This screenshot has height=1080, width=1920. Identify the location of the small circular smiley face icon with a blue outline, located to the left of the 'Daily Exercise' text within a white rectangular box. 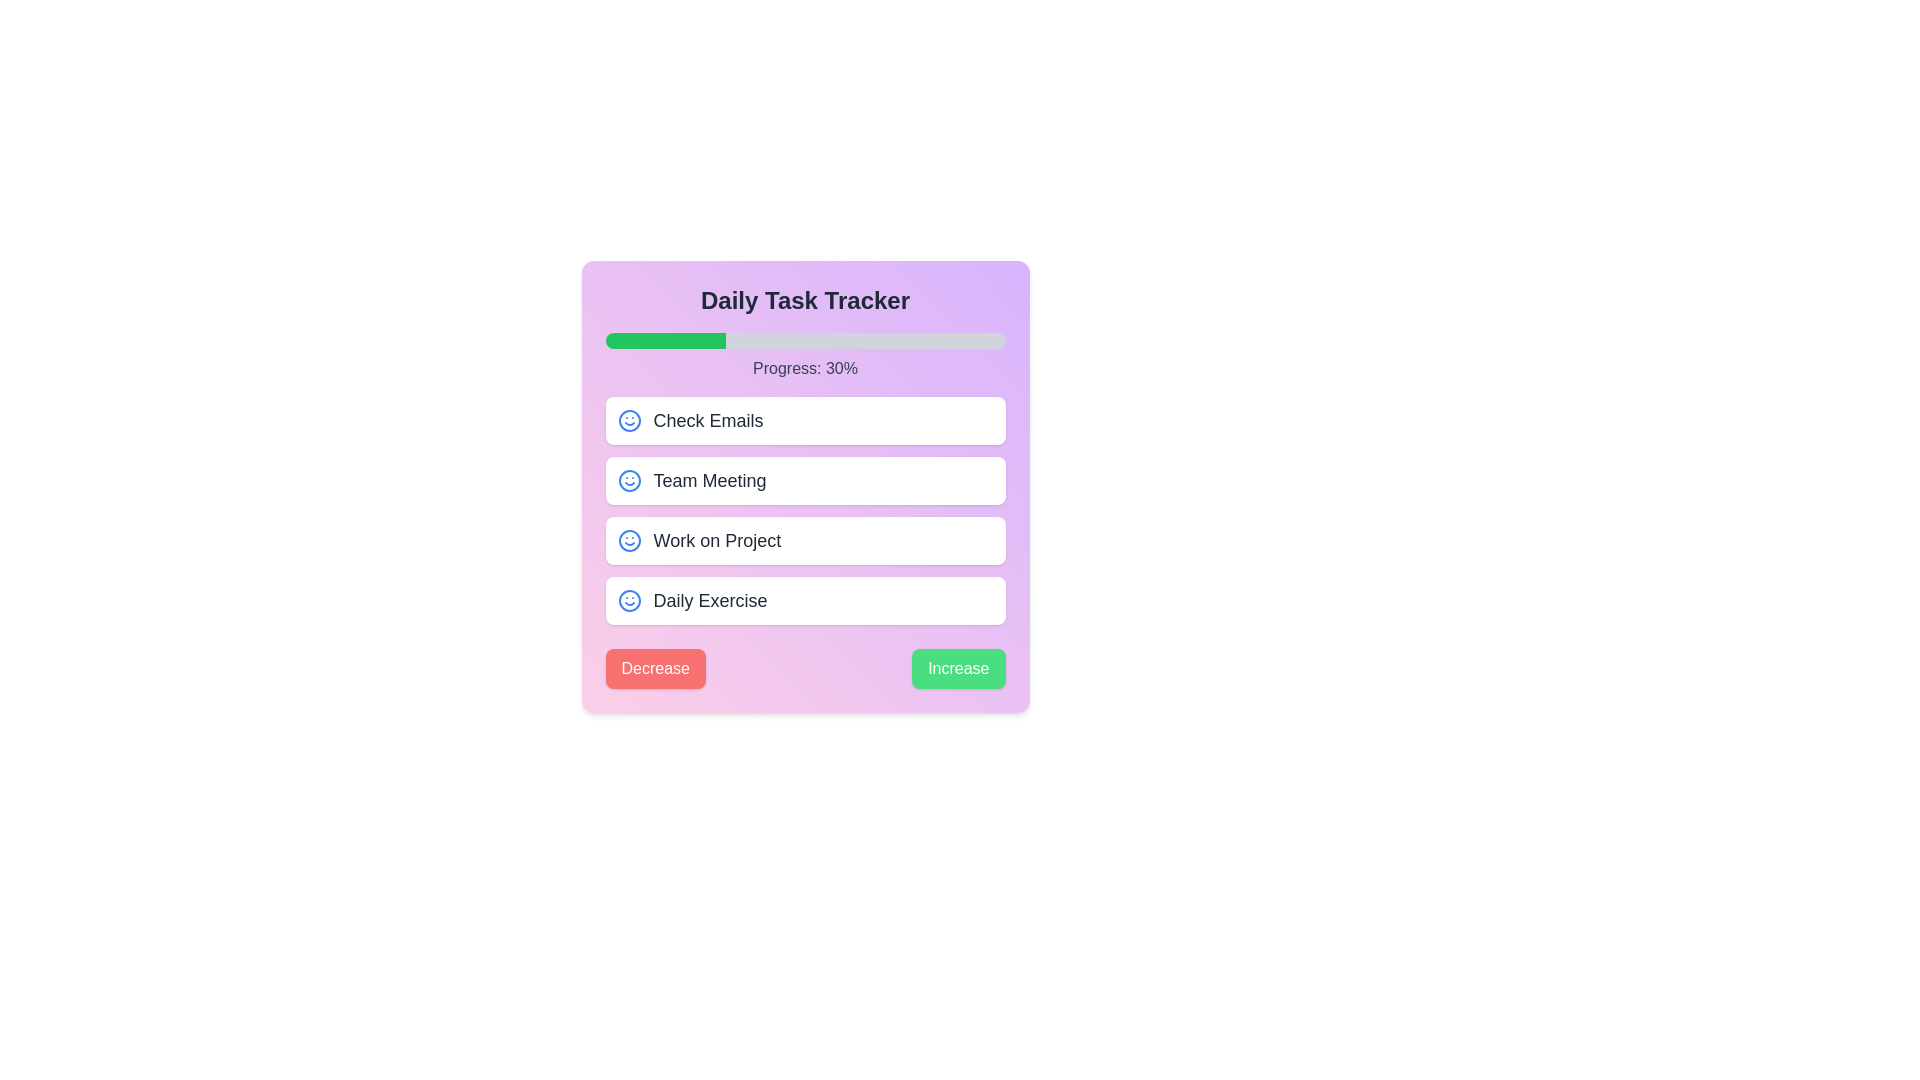
(628, 600).